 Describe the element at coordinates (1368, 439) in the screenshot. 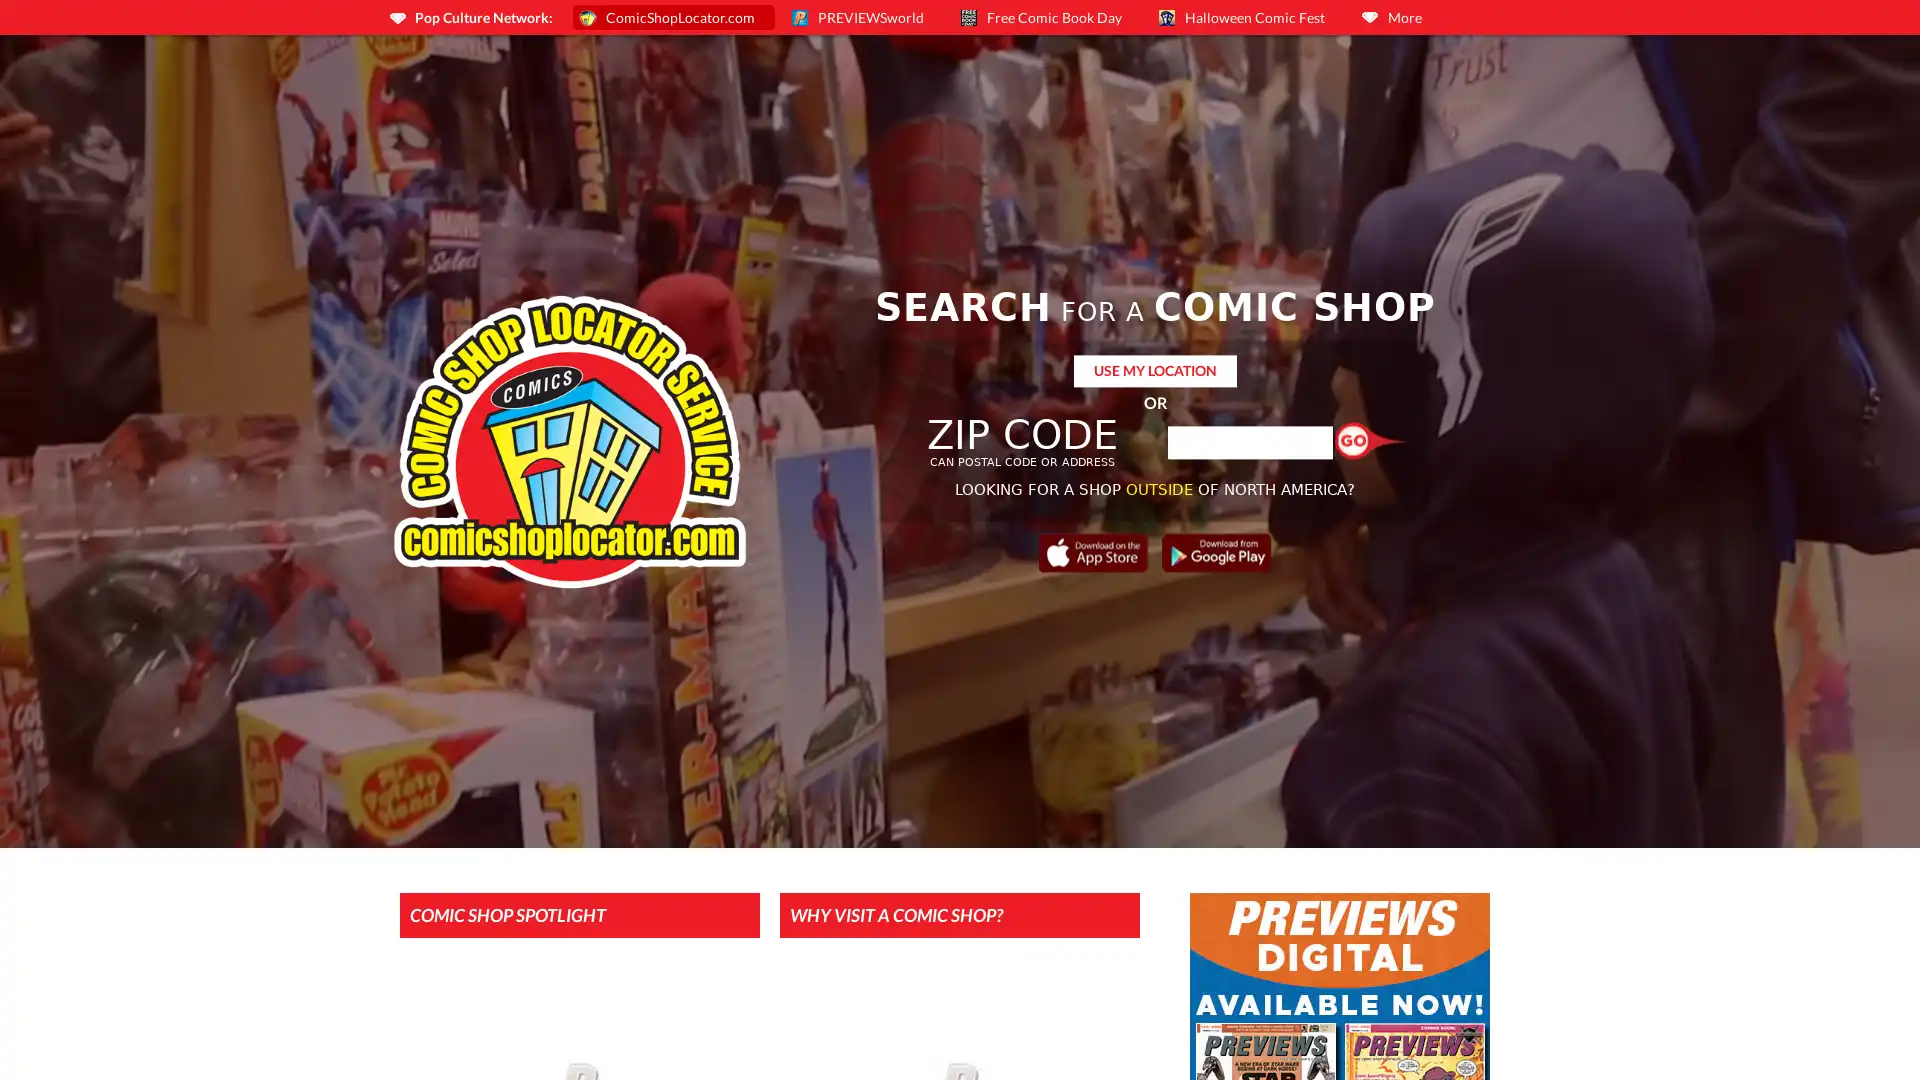

I see `Find a Shop!` at that location.